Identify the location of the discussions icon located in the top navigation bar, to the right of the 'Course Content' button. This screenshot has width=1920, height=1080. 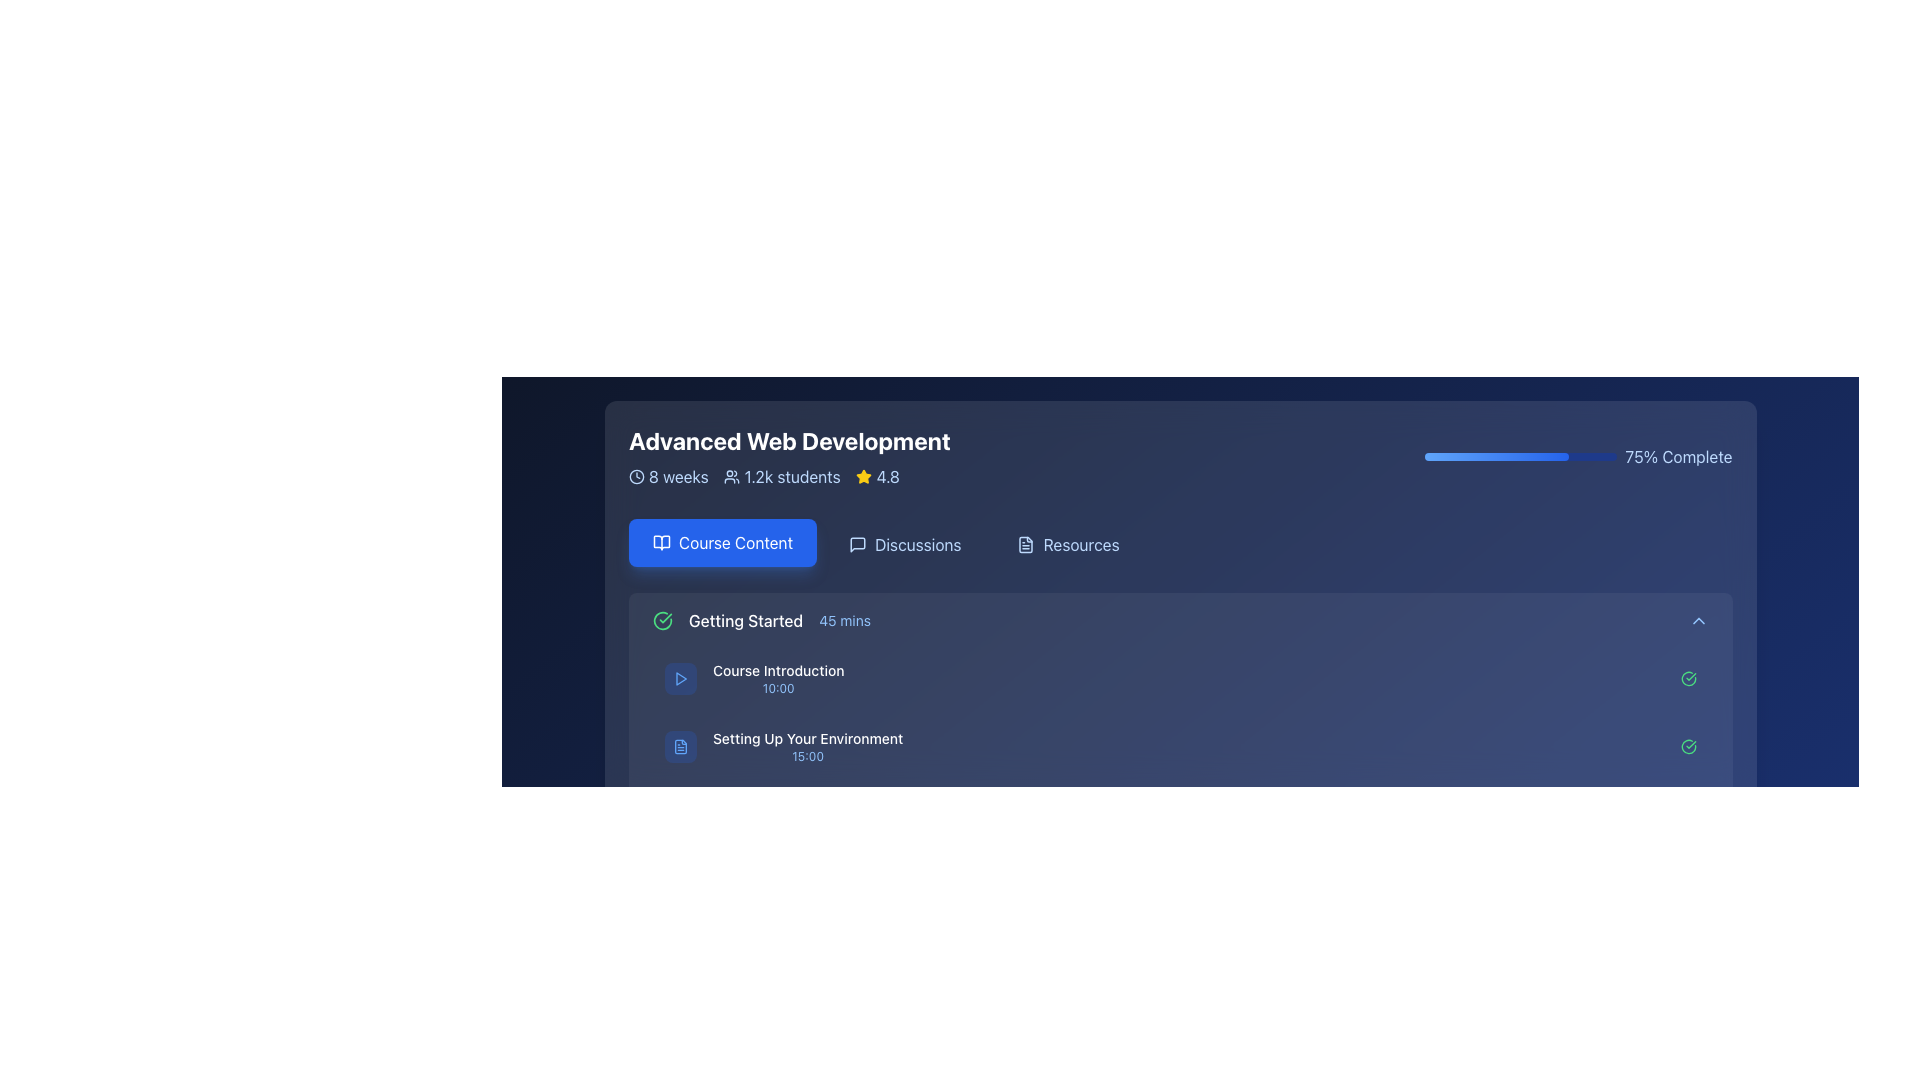
(857, 544).